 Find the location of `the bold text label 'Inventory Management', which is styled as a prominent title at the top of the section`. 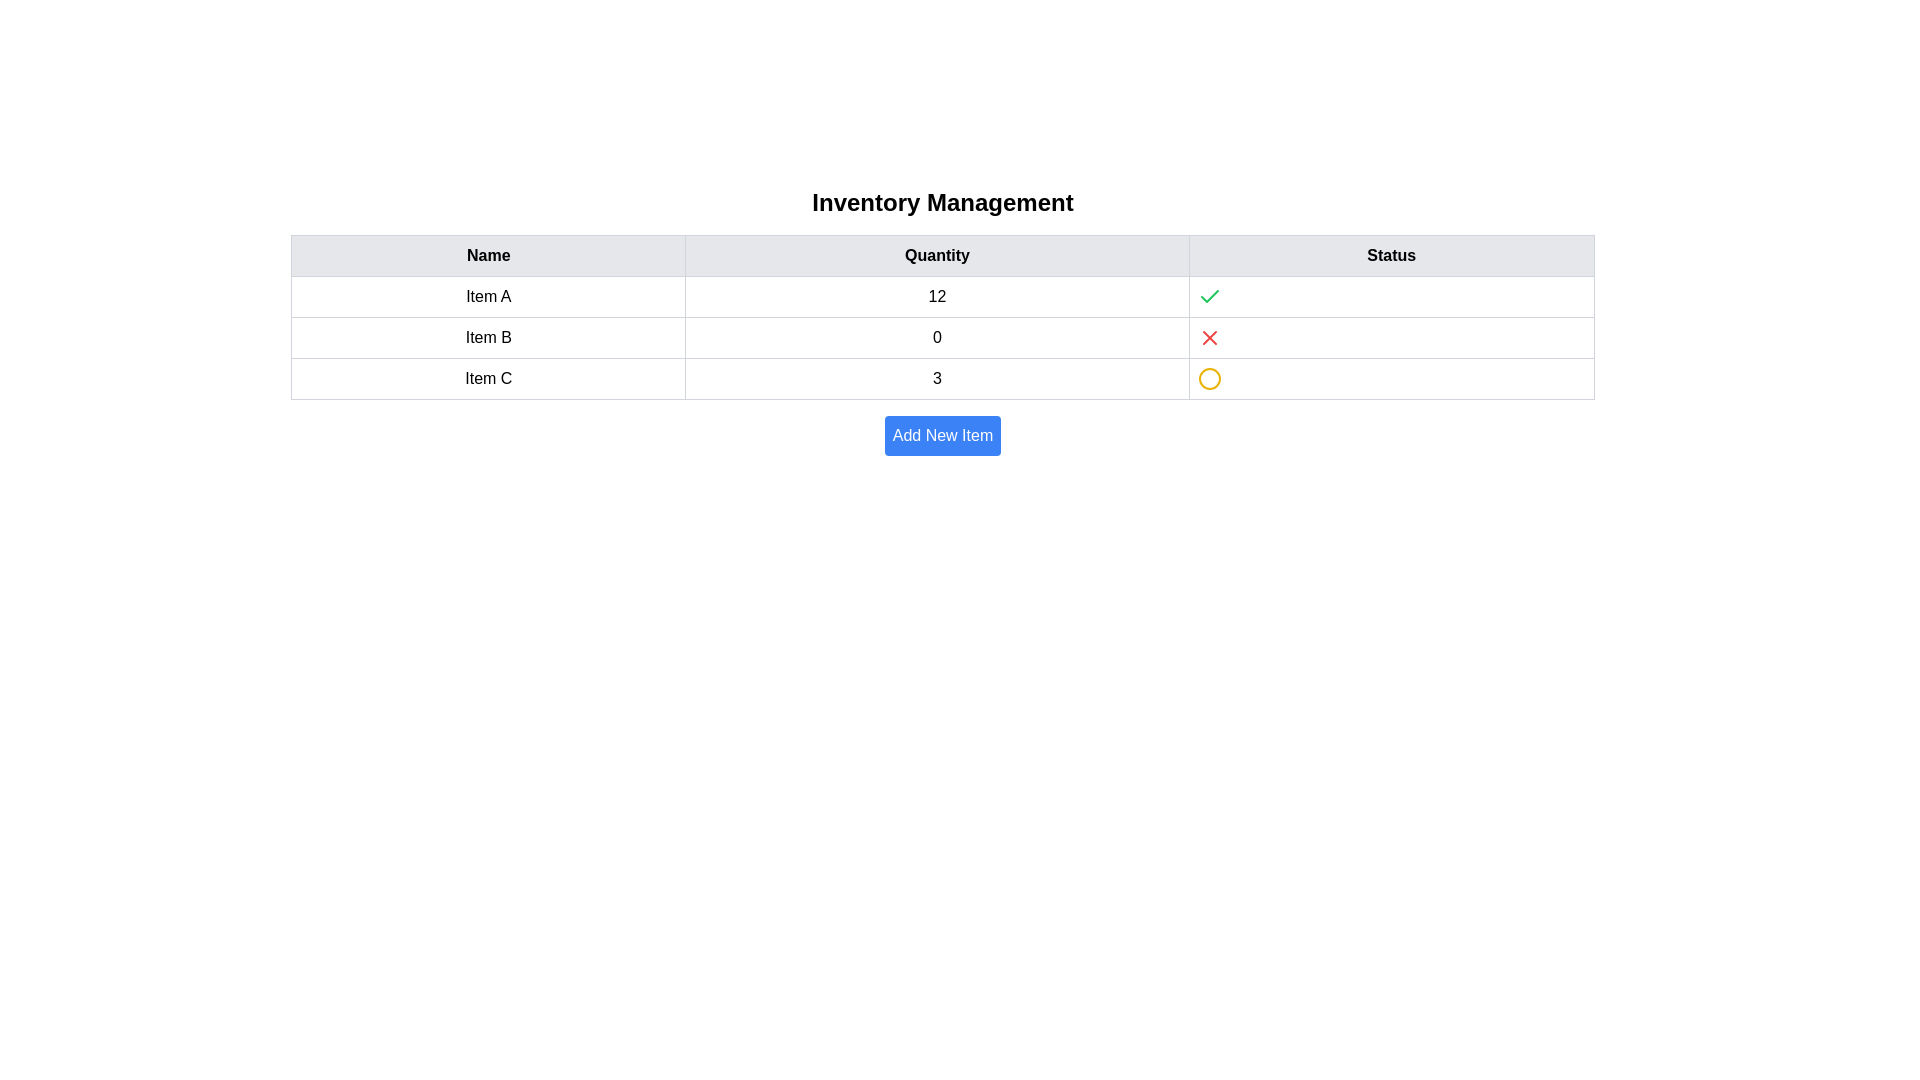

the bold text label 'Inventory Management', which is styled as a prominent title at the top of the section is located at coordinates (941, 203).